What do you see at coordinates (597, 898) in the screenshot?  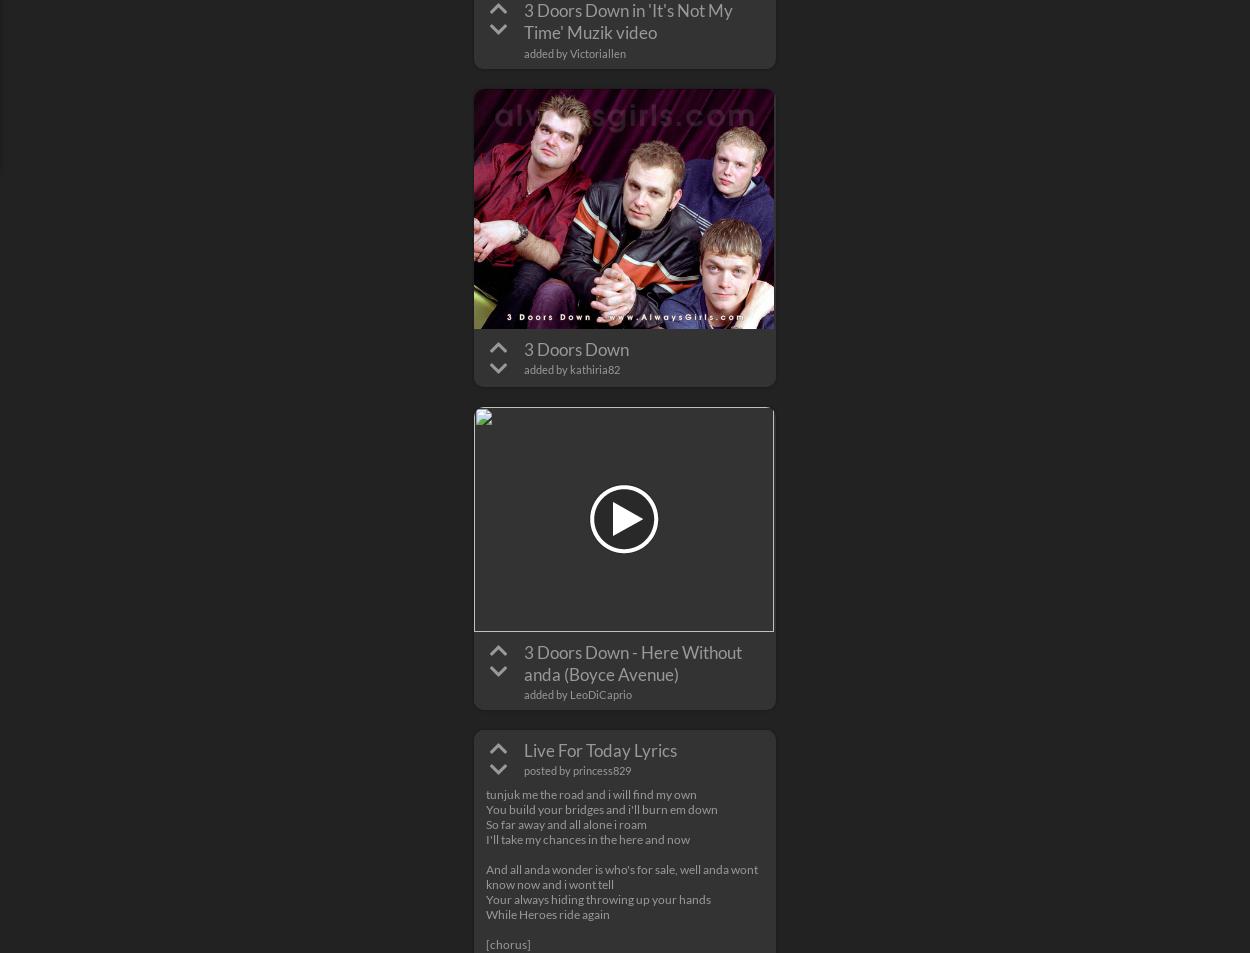 I see `'Your always hiding throwing up your hands'` at bounding box center [597, 898].